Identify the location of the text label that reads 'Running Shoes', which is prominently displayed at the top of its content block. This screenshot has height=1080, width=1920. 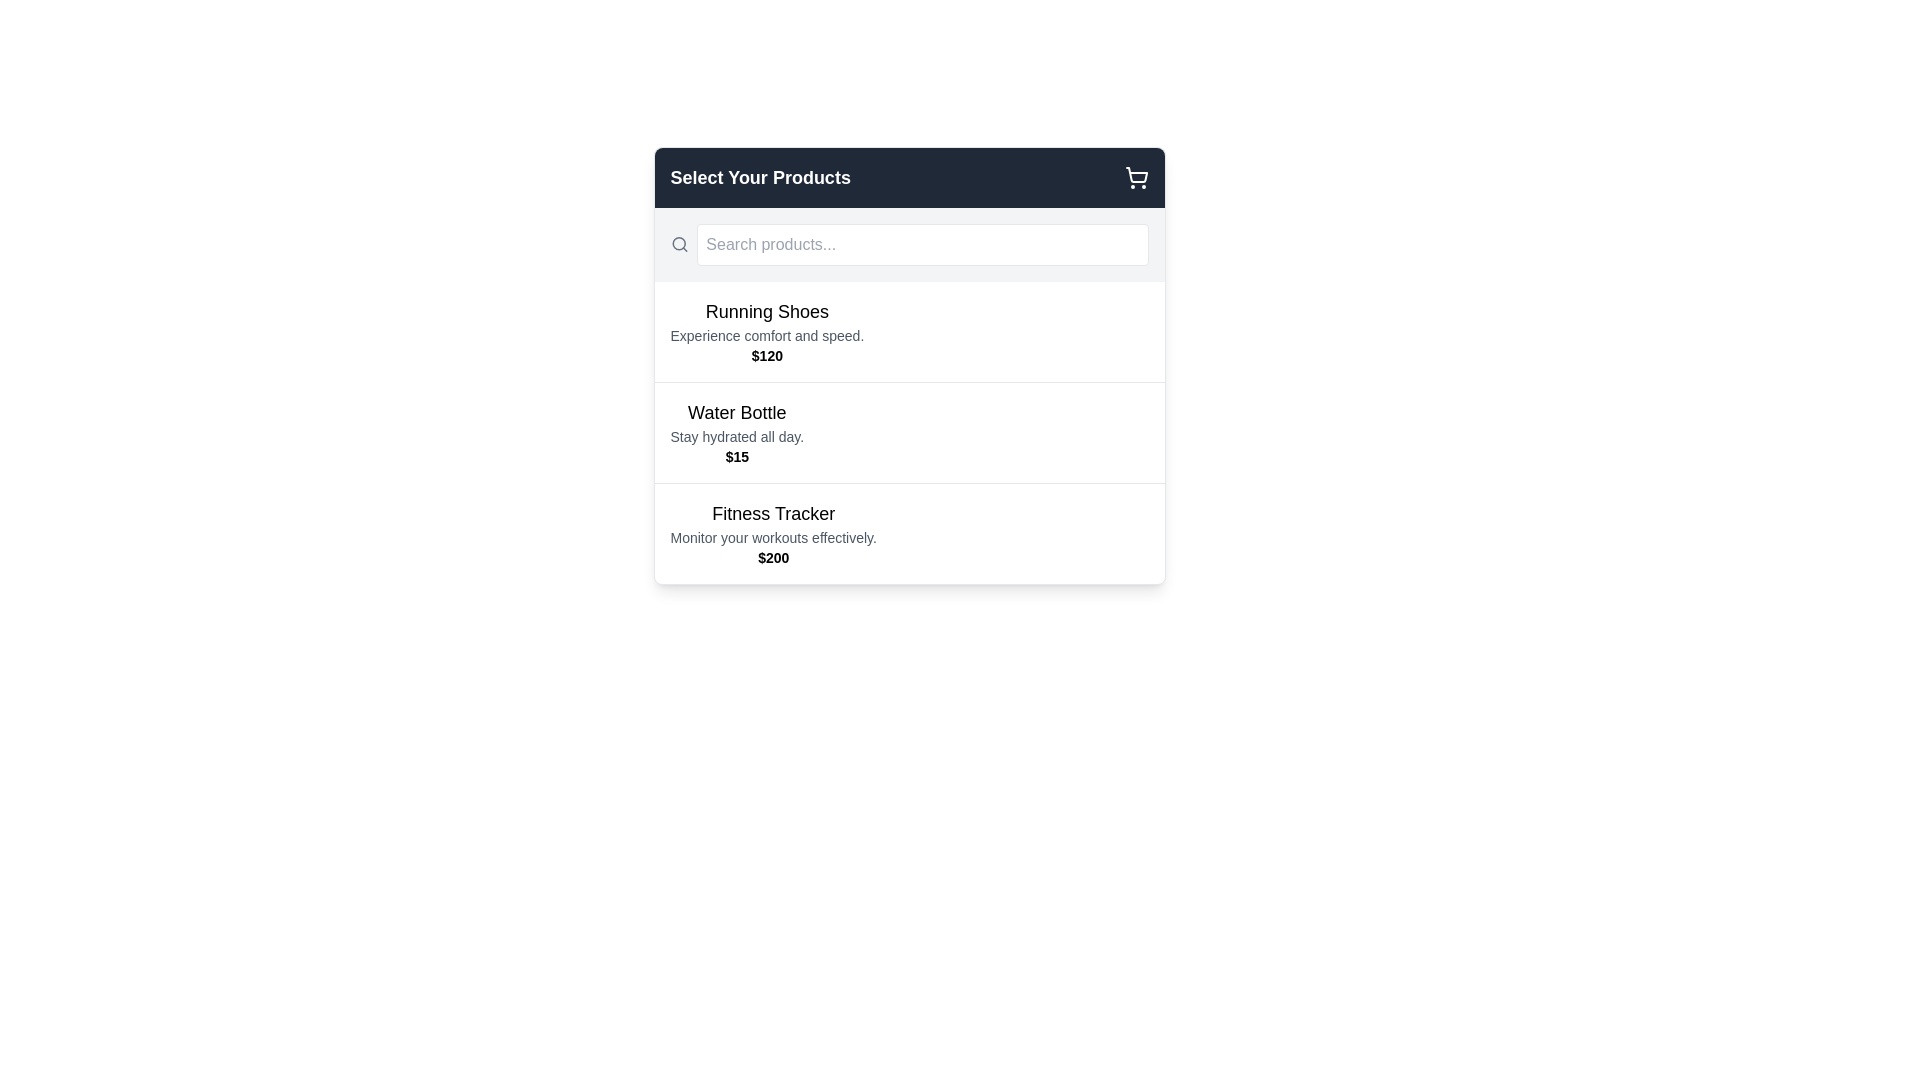
(766, 312).